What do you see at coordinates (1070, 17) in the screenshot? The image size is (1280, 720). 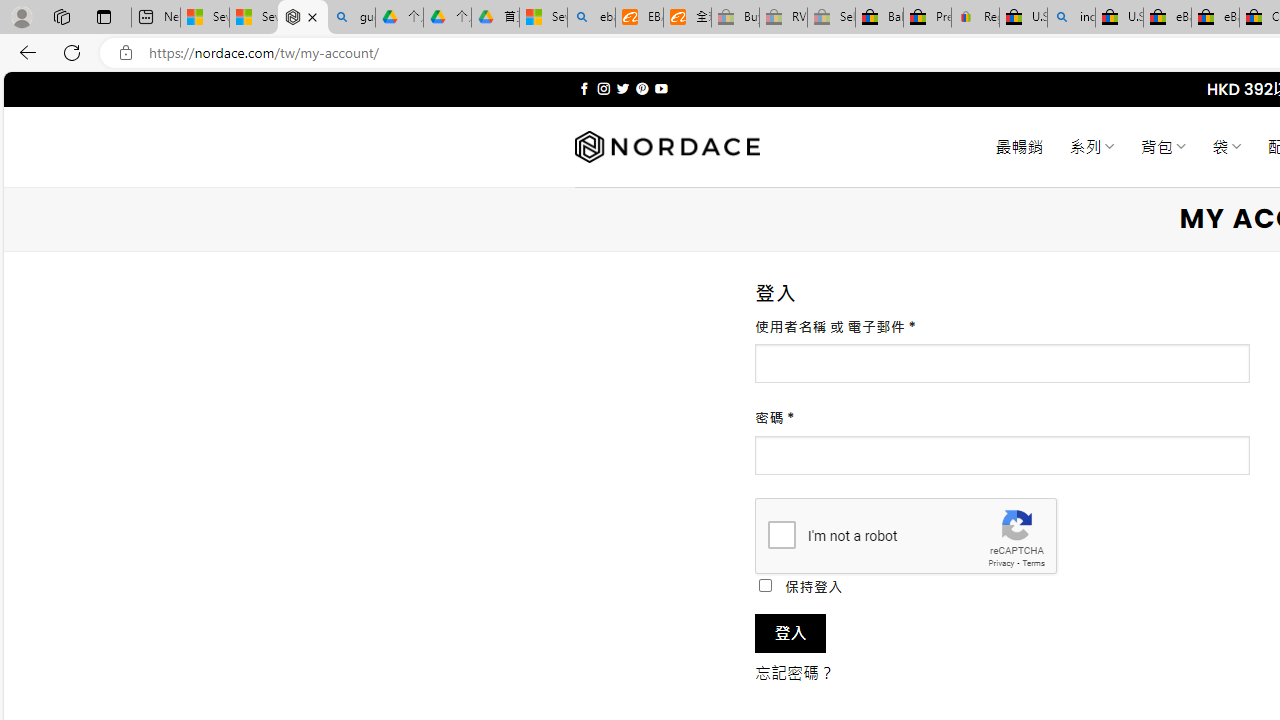 I see `'including - Search'` at bounding box center [1070, 17].